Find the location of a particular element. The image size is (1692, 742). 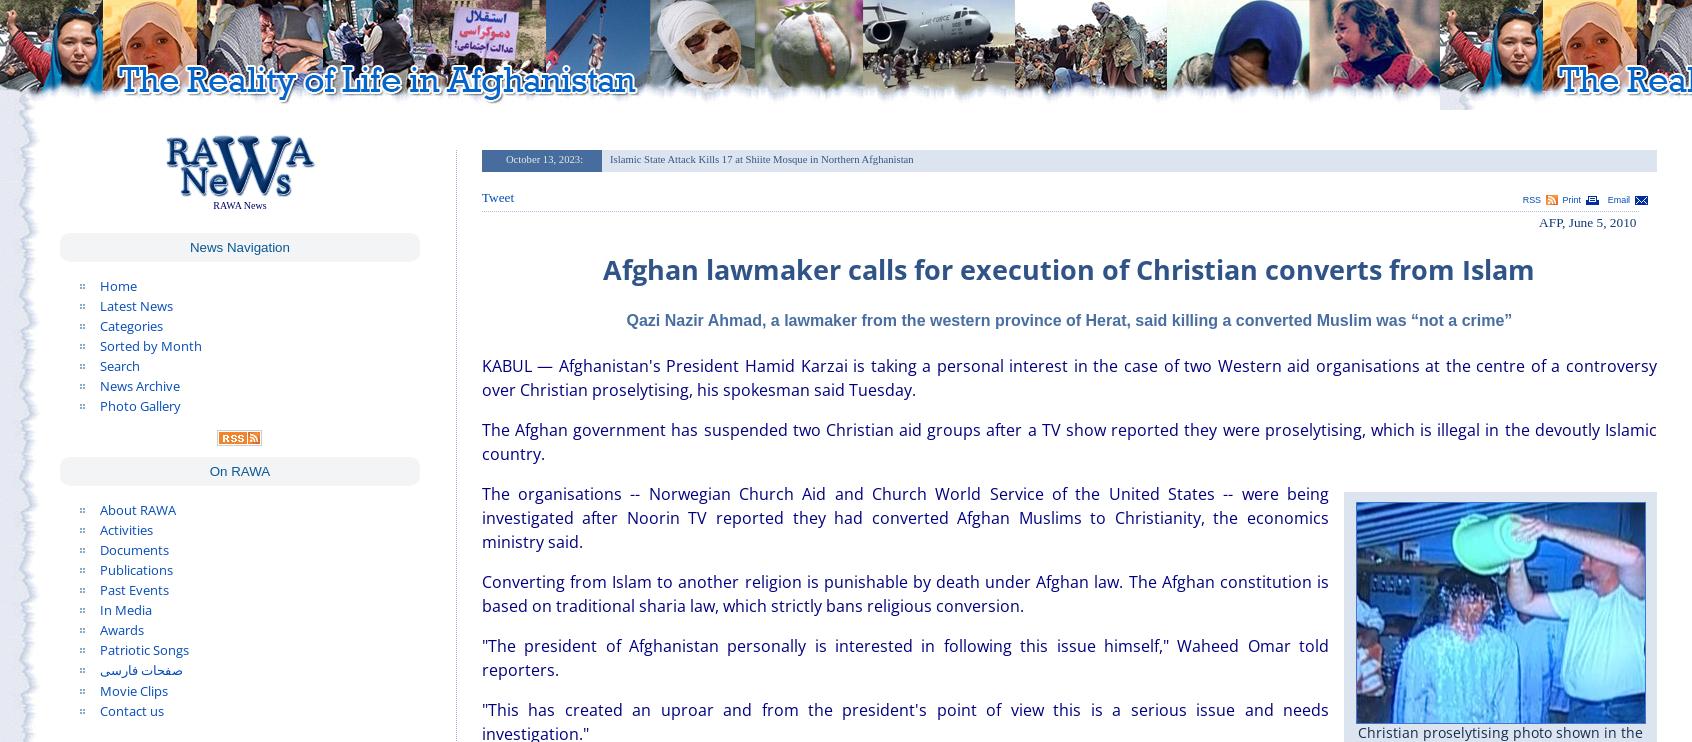

'On RAWA' is located at coordinates (239, 470).